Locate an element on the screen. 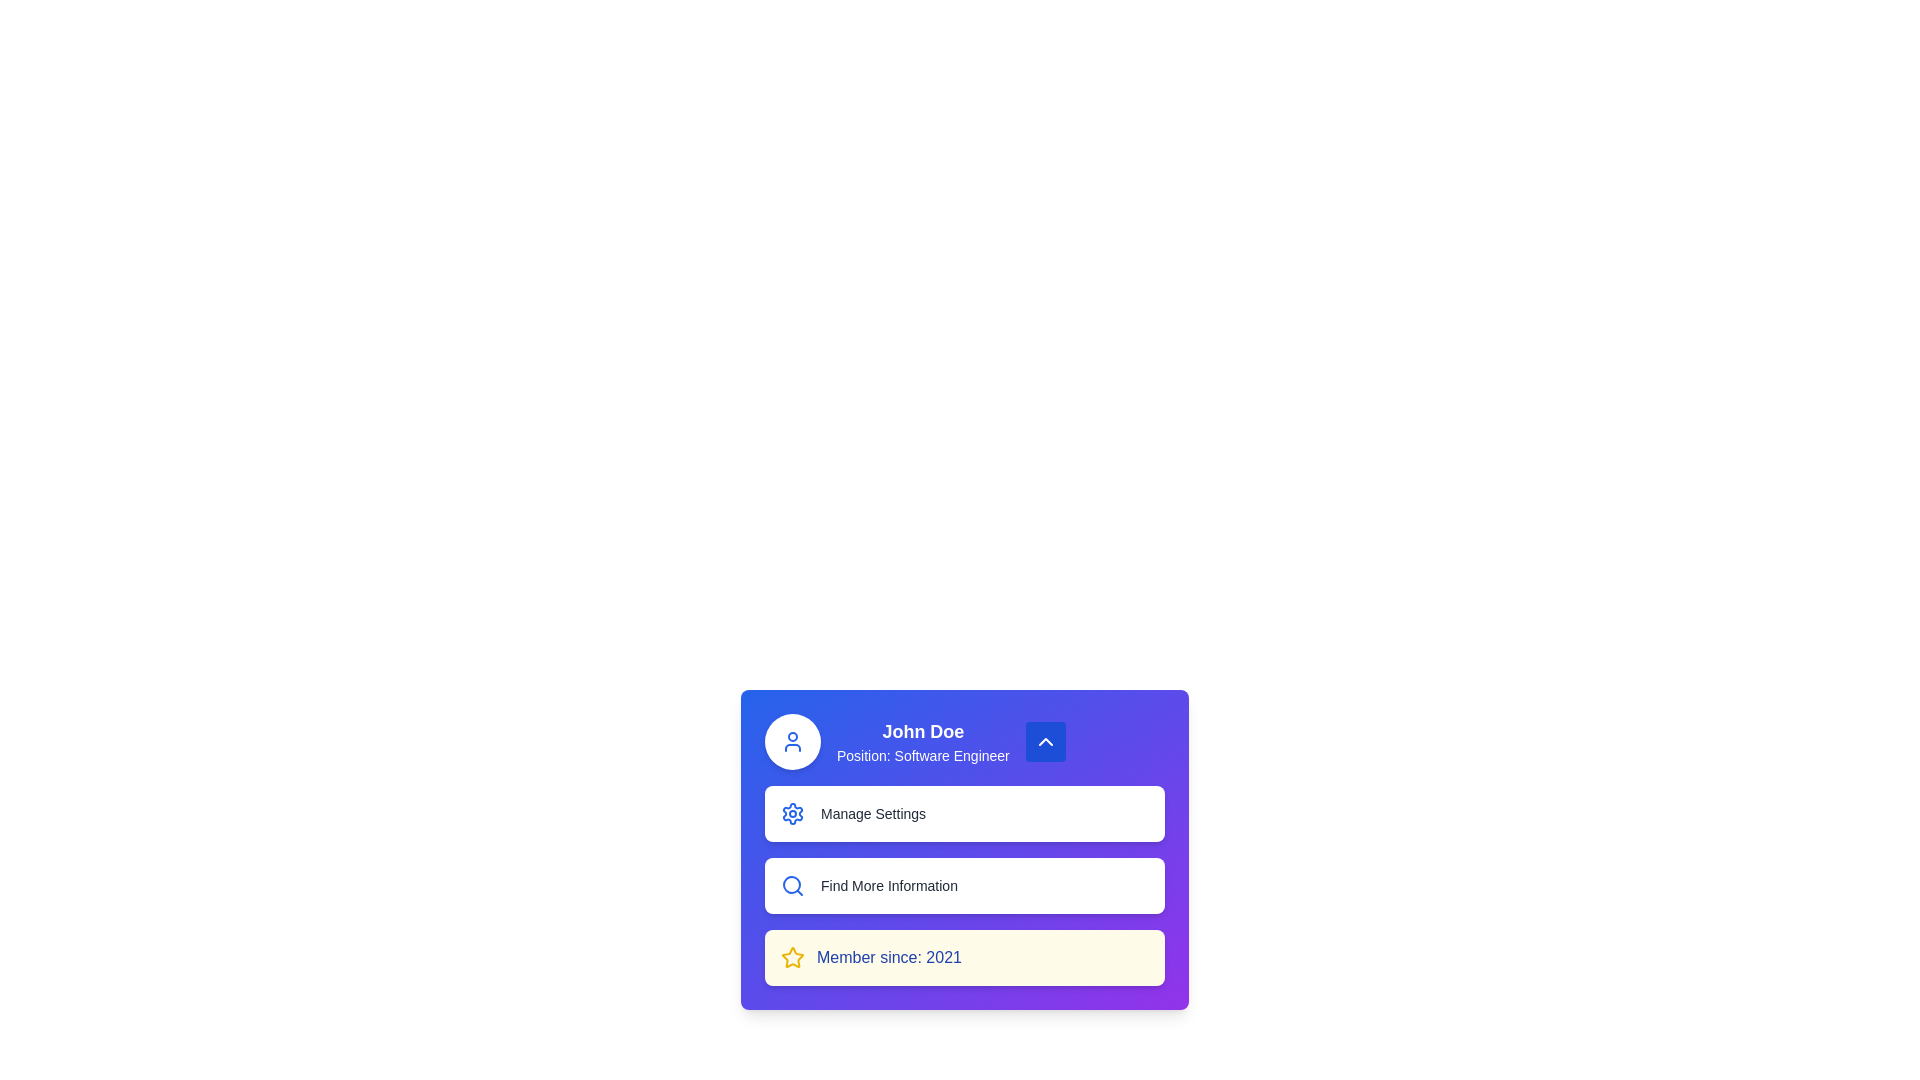  the Profile header section is located at coordinates (964, 741).